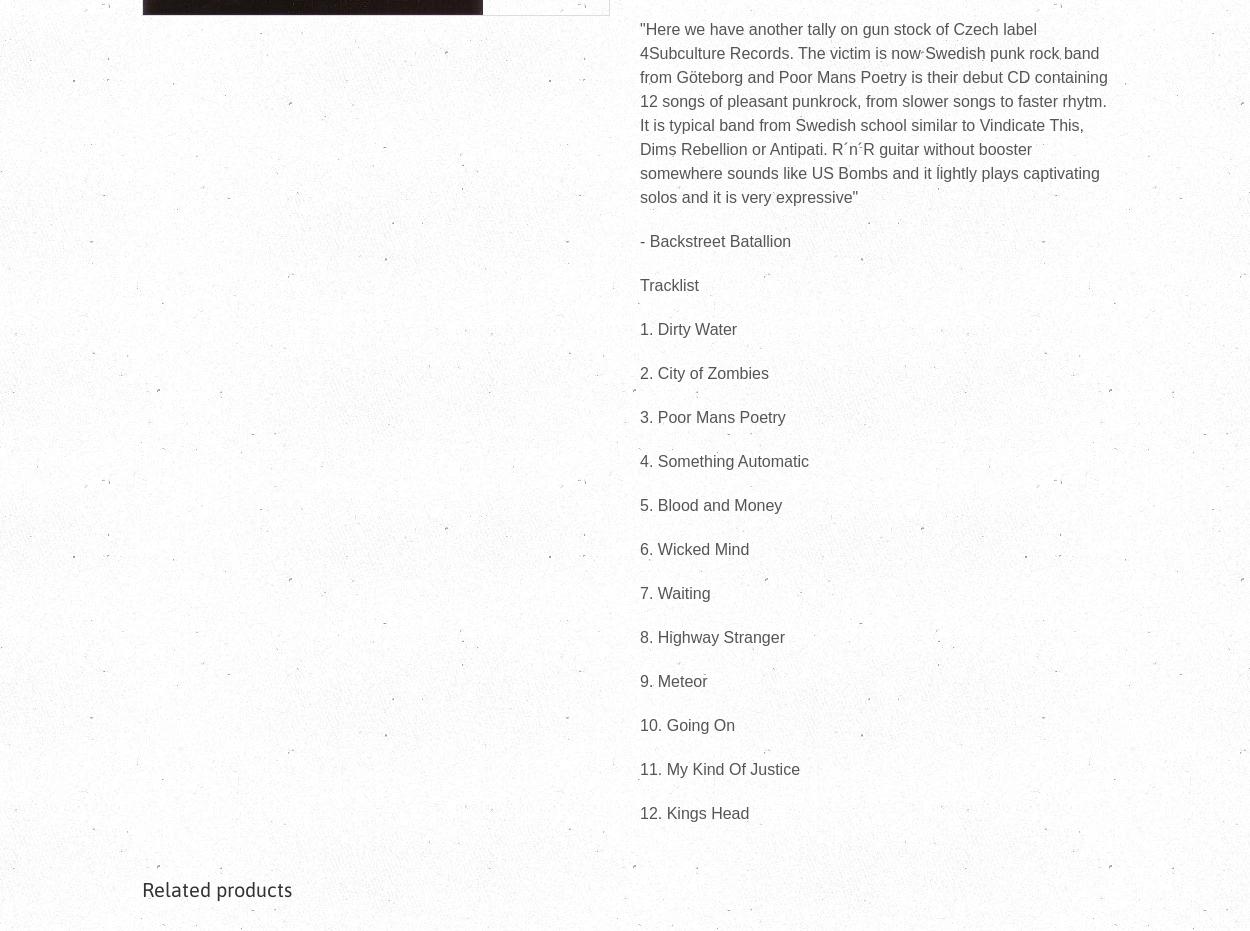  I want to click on '2. City of Zombies', so click(703, 373).